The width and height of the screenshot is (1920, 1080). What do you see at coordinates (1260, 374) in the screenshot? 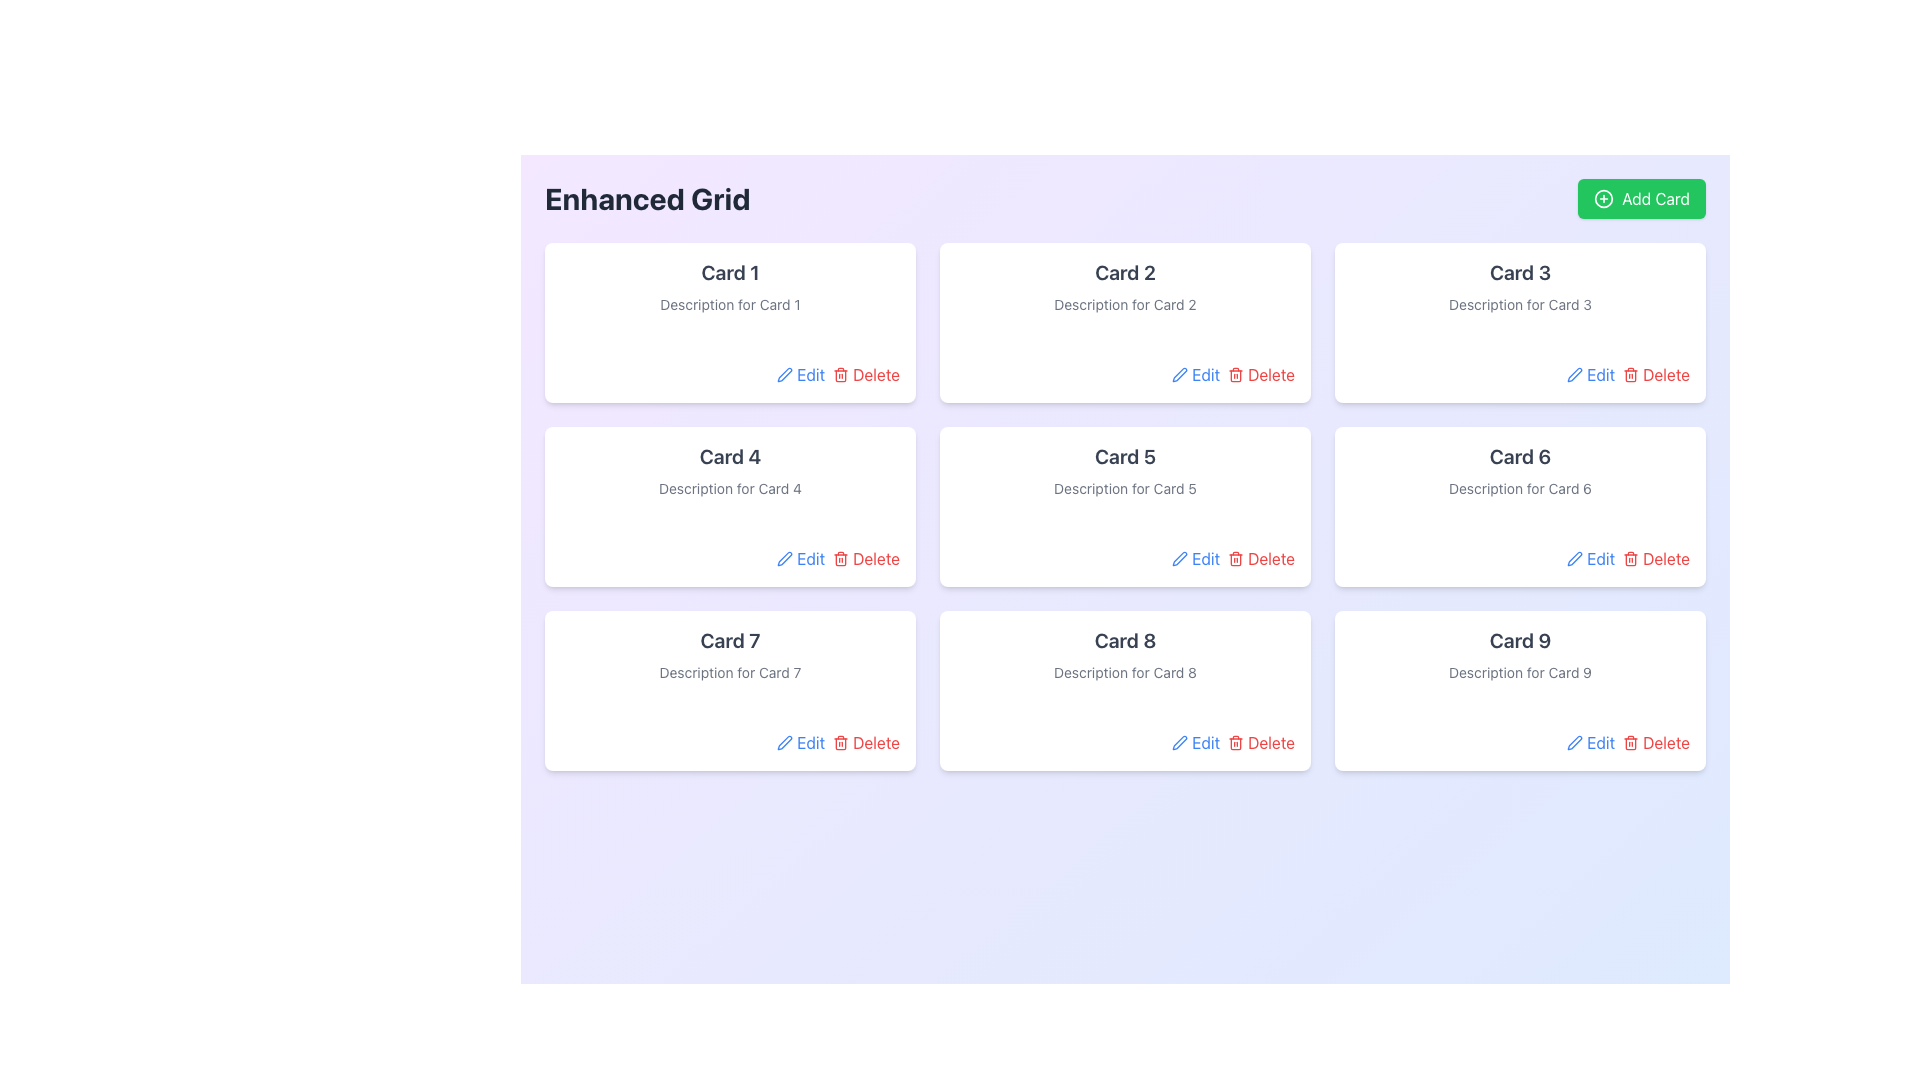
I see `the delete button located at the bottom-right of the second card in the grid layout` at bounding box center [1260, 374].